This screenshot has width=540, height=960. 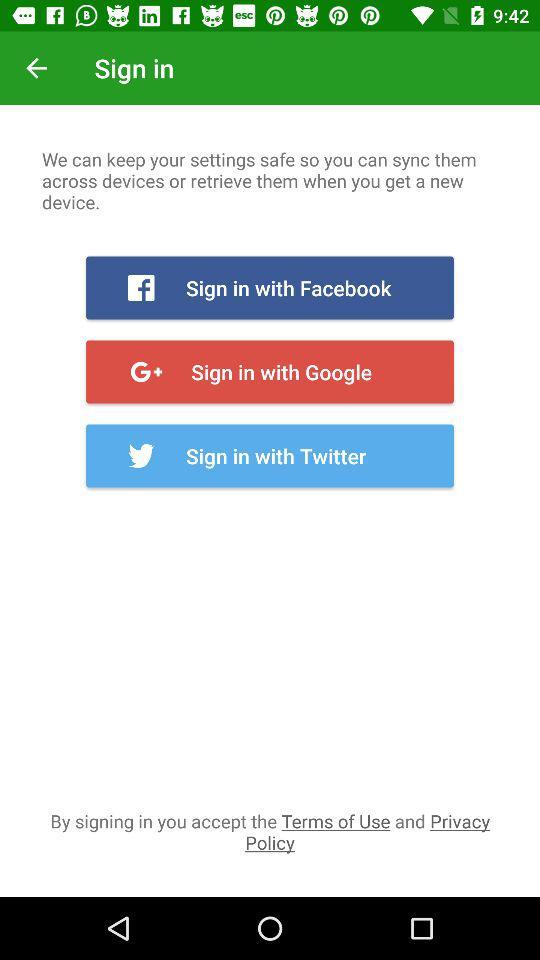 What do you see at coordinates (36, 68) in the screenshot?
I see `icon next to sign in icon` at bounding box center [36, 68].